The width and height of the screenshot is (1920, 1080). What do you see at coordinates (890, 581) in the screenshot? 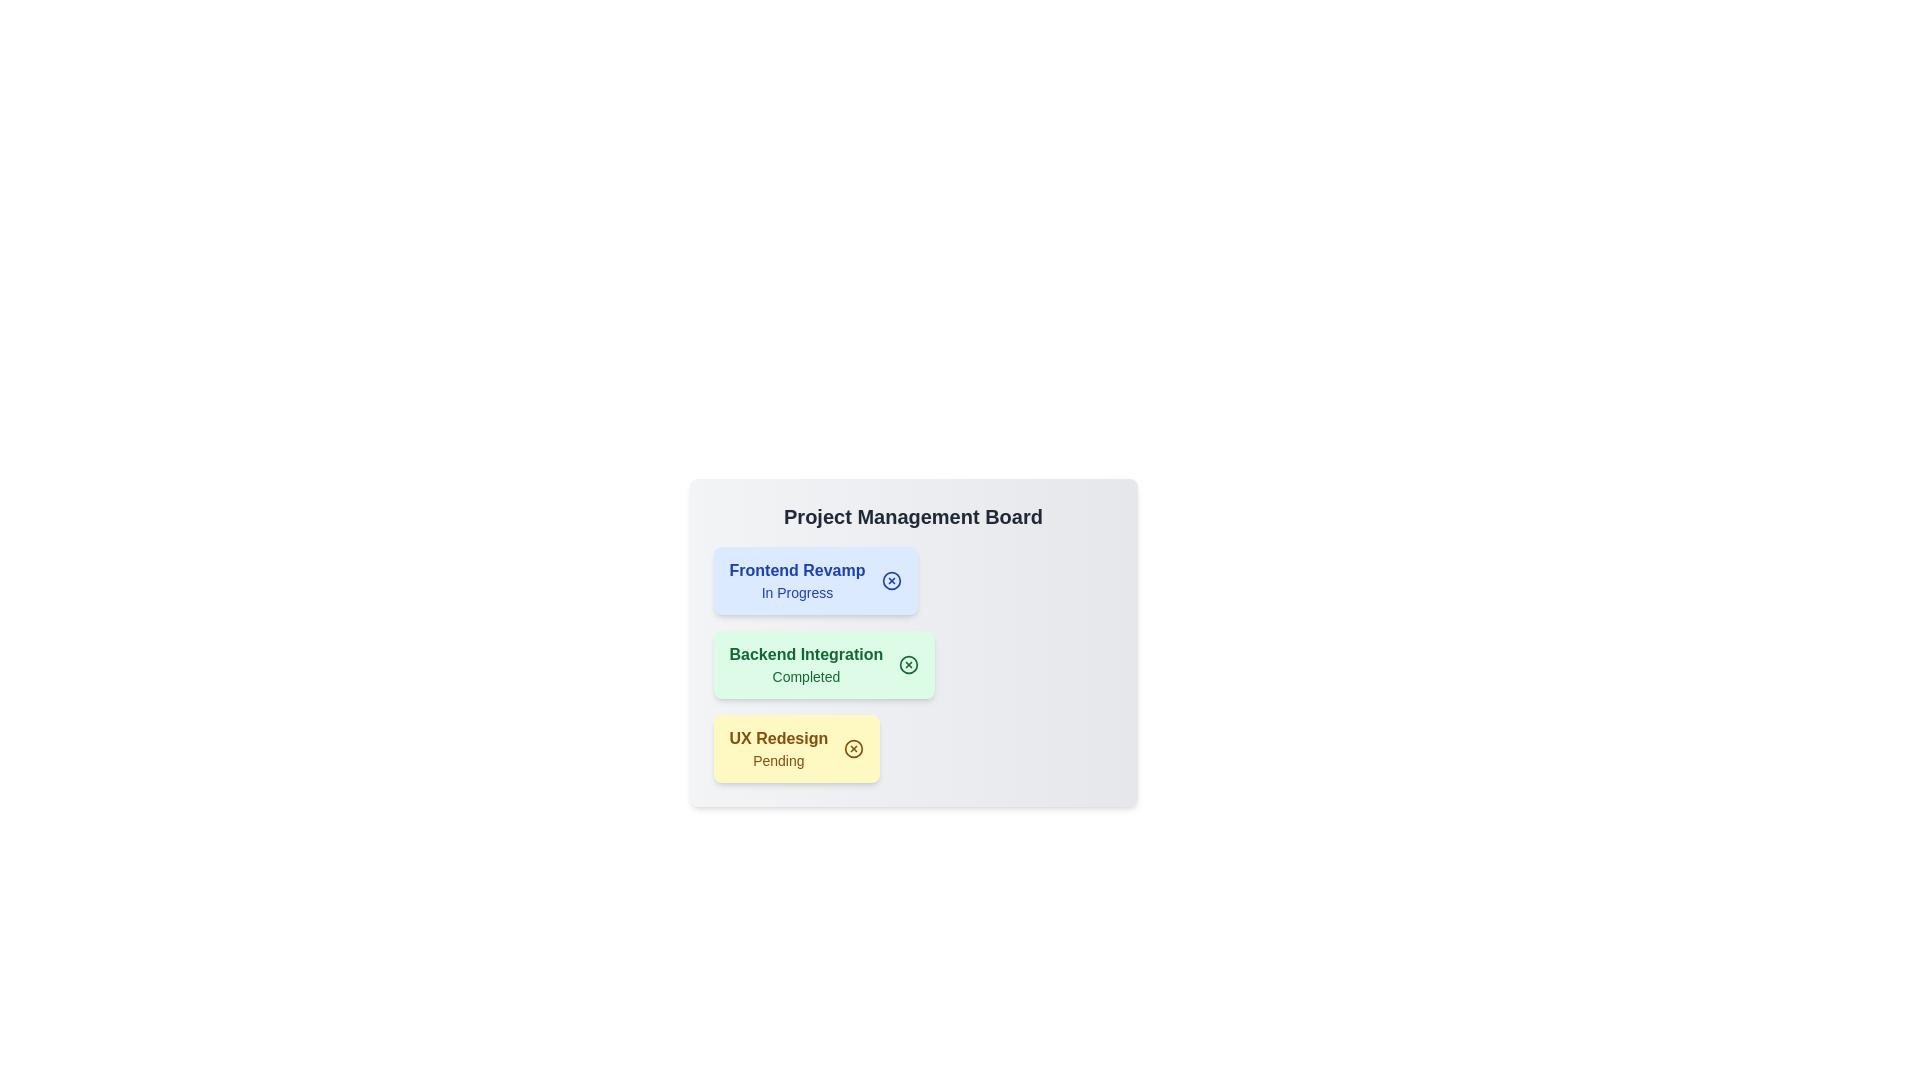
I see `close button for the project named Frontend Revamp` at bounding box center [890, 581].